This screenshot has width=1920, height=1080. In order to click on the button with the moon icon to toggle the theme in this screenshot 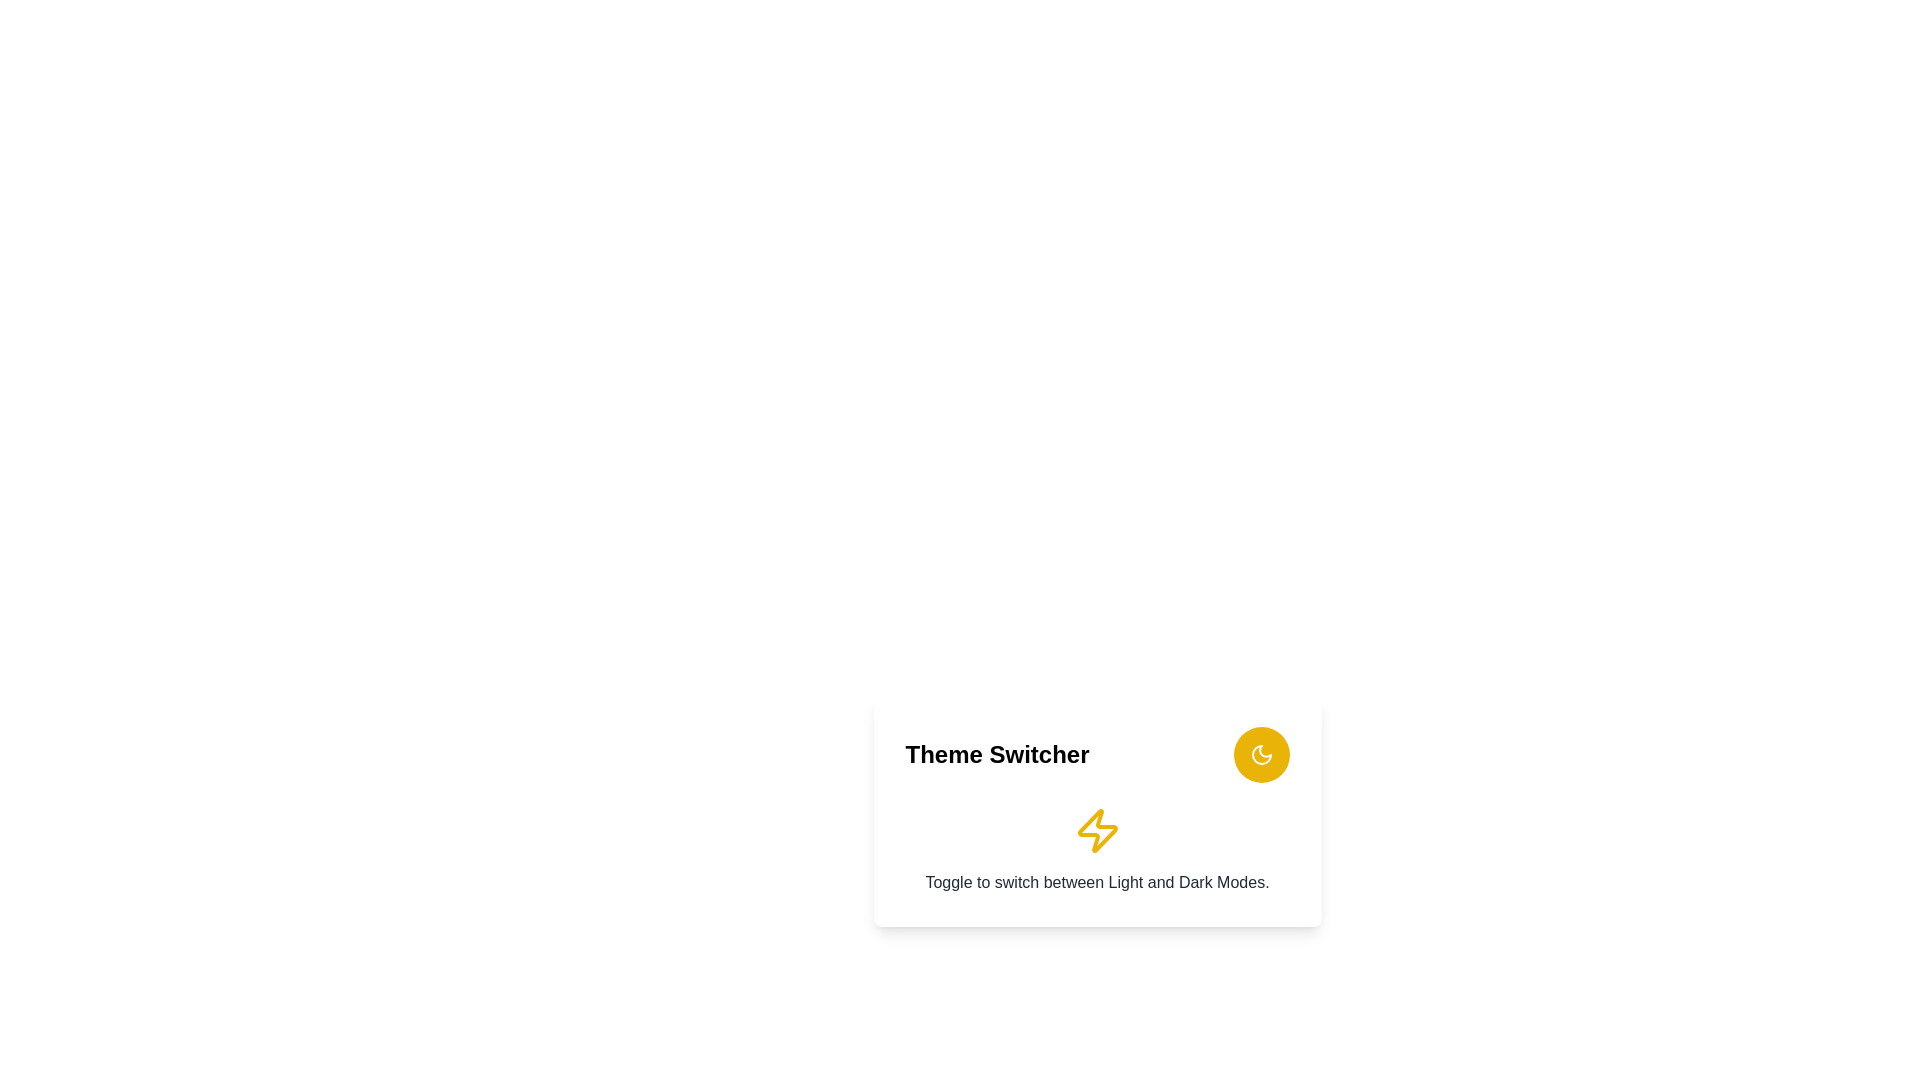, I will do `click(1260, 755)`.